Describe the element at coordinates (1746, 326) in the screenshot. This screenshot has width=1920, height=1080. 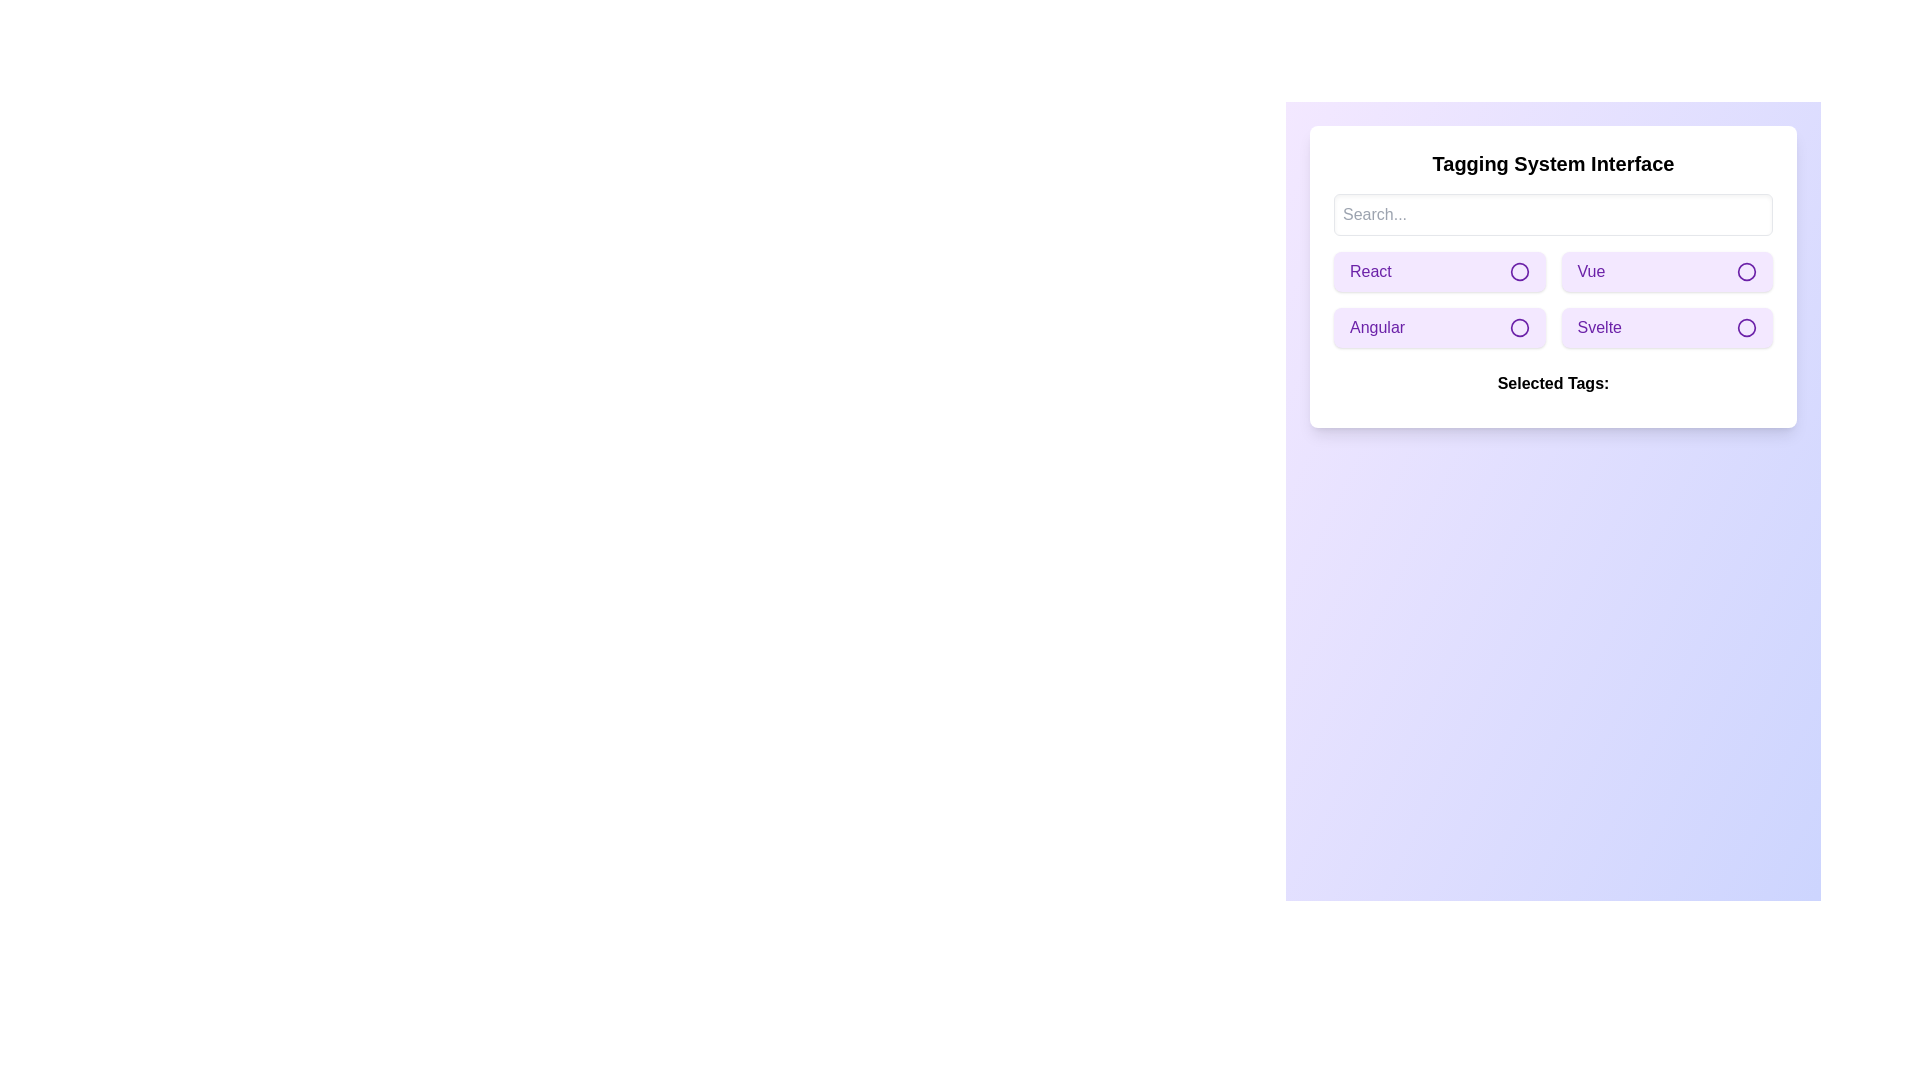
I see `the fourth Circle graphic within the SVG element that indicates selection for the 'Svelte' option` at that location.